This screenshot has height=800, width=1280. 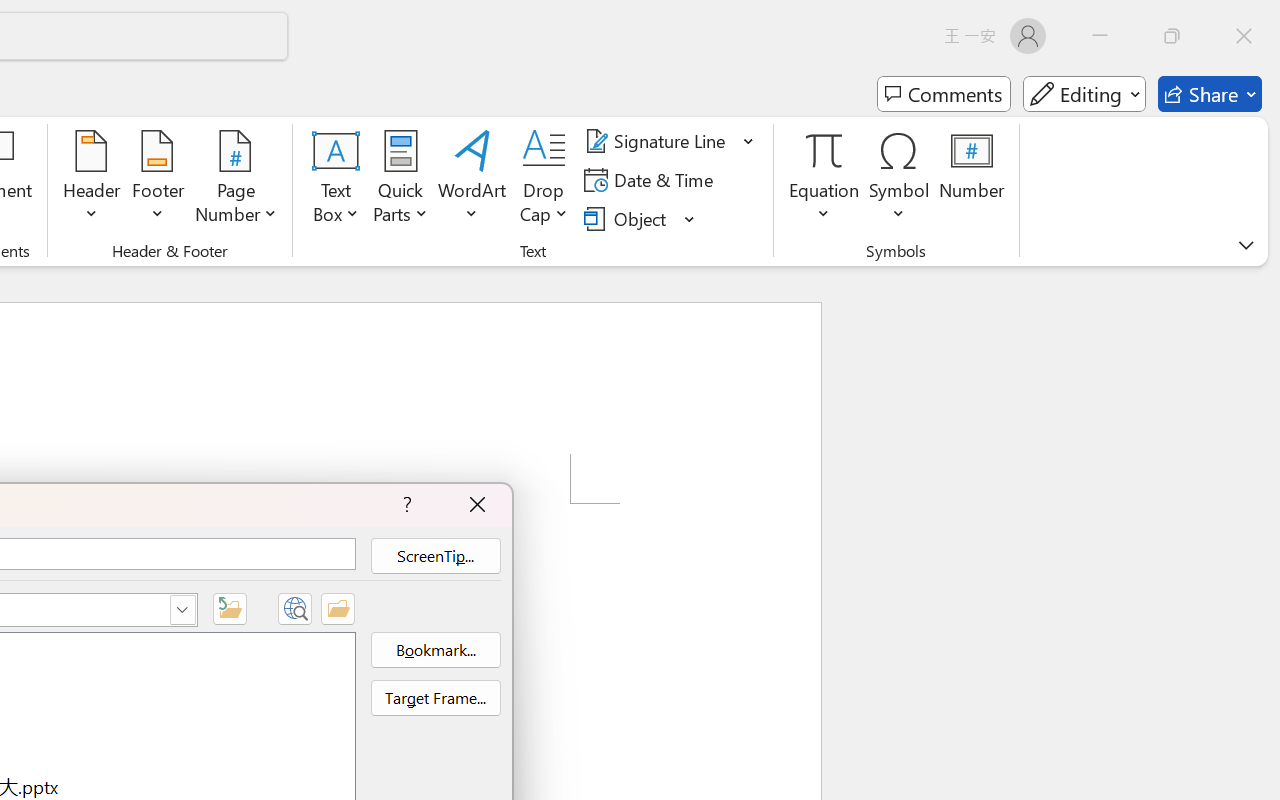 I want to click on 'Equation', so click(x=824, y=179).